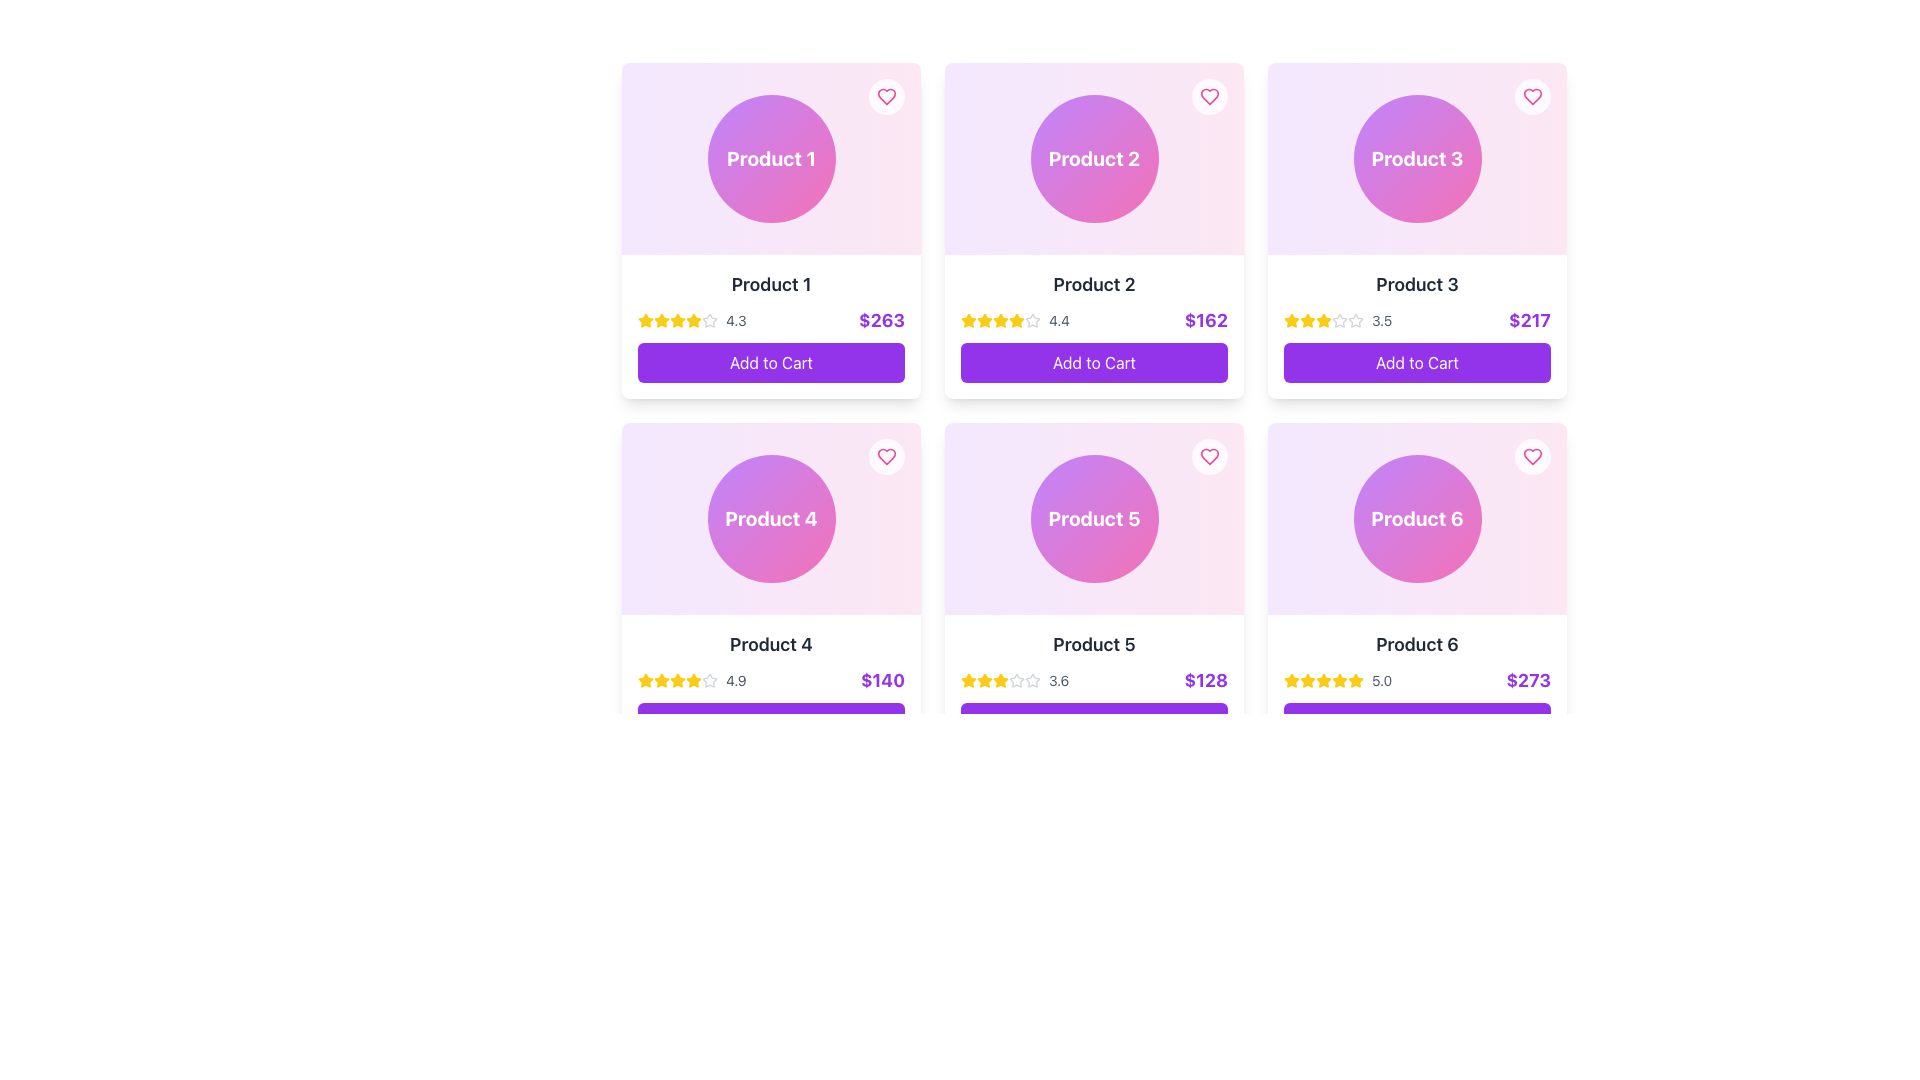 The image size is (1920, 1080). Describe the element at coordinates (1381, 680) in the screenshot. I see `the text label that displays the rating value for 'Product 6', located immediately to the right of the five yellow star icons in the rating section` at that location.